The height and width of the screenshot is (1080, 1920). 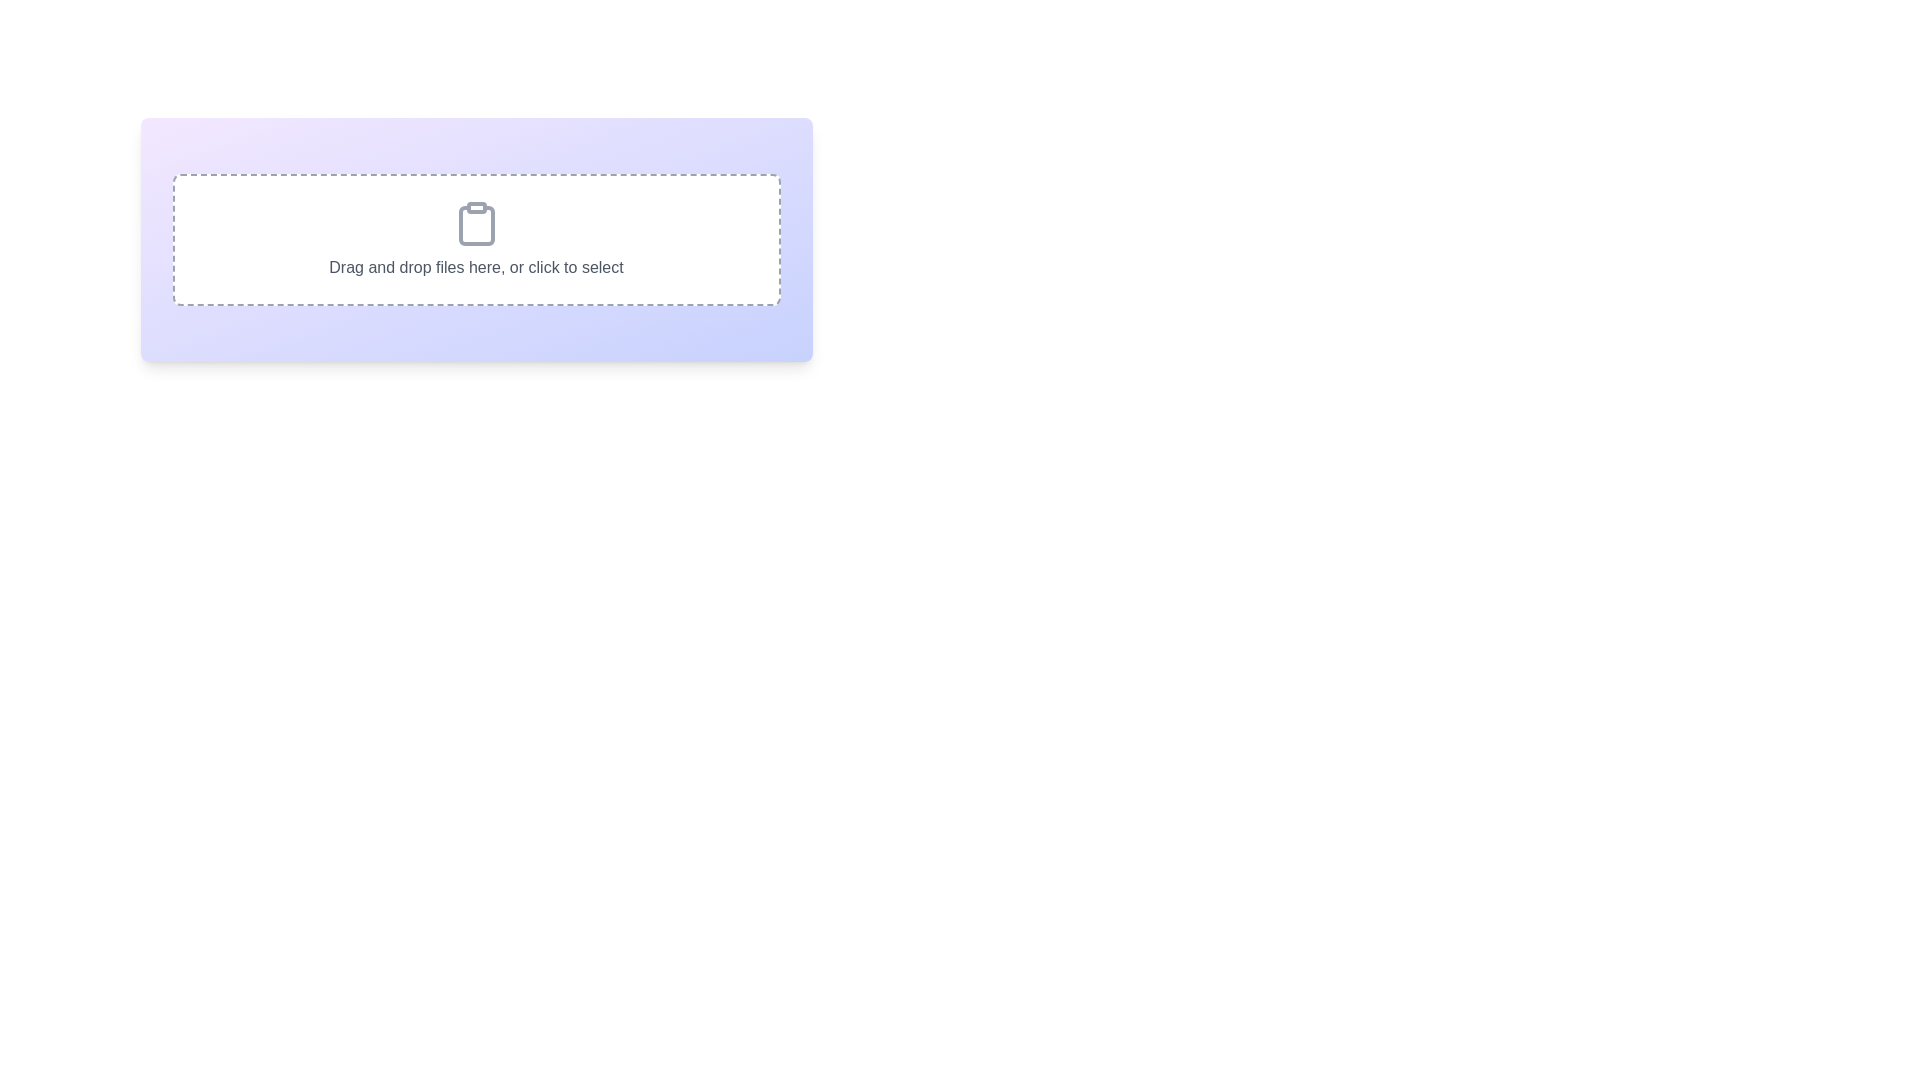 What do you see at coordinates (475, 208) in the screenshot?
I see `the decorative rectangular element located within the clipboard icon, positioned at the top center` at bounding box center [475, 208].